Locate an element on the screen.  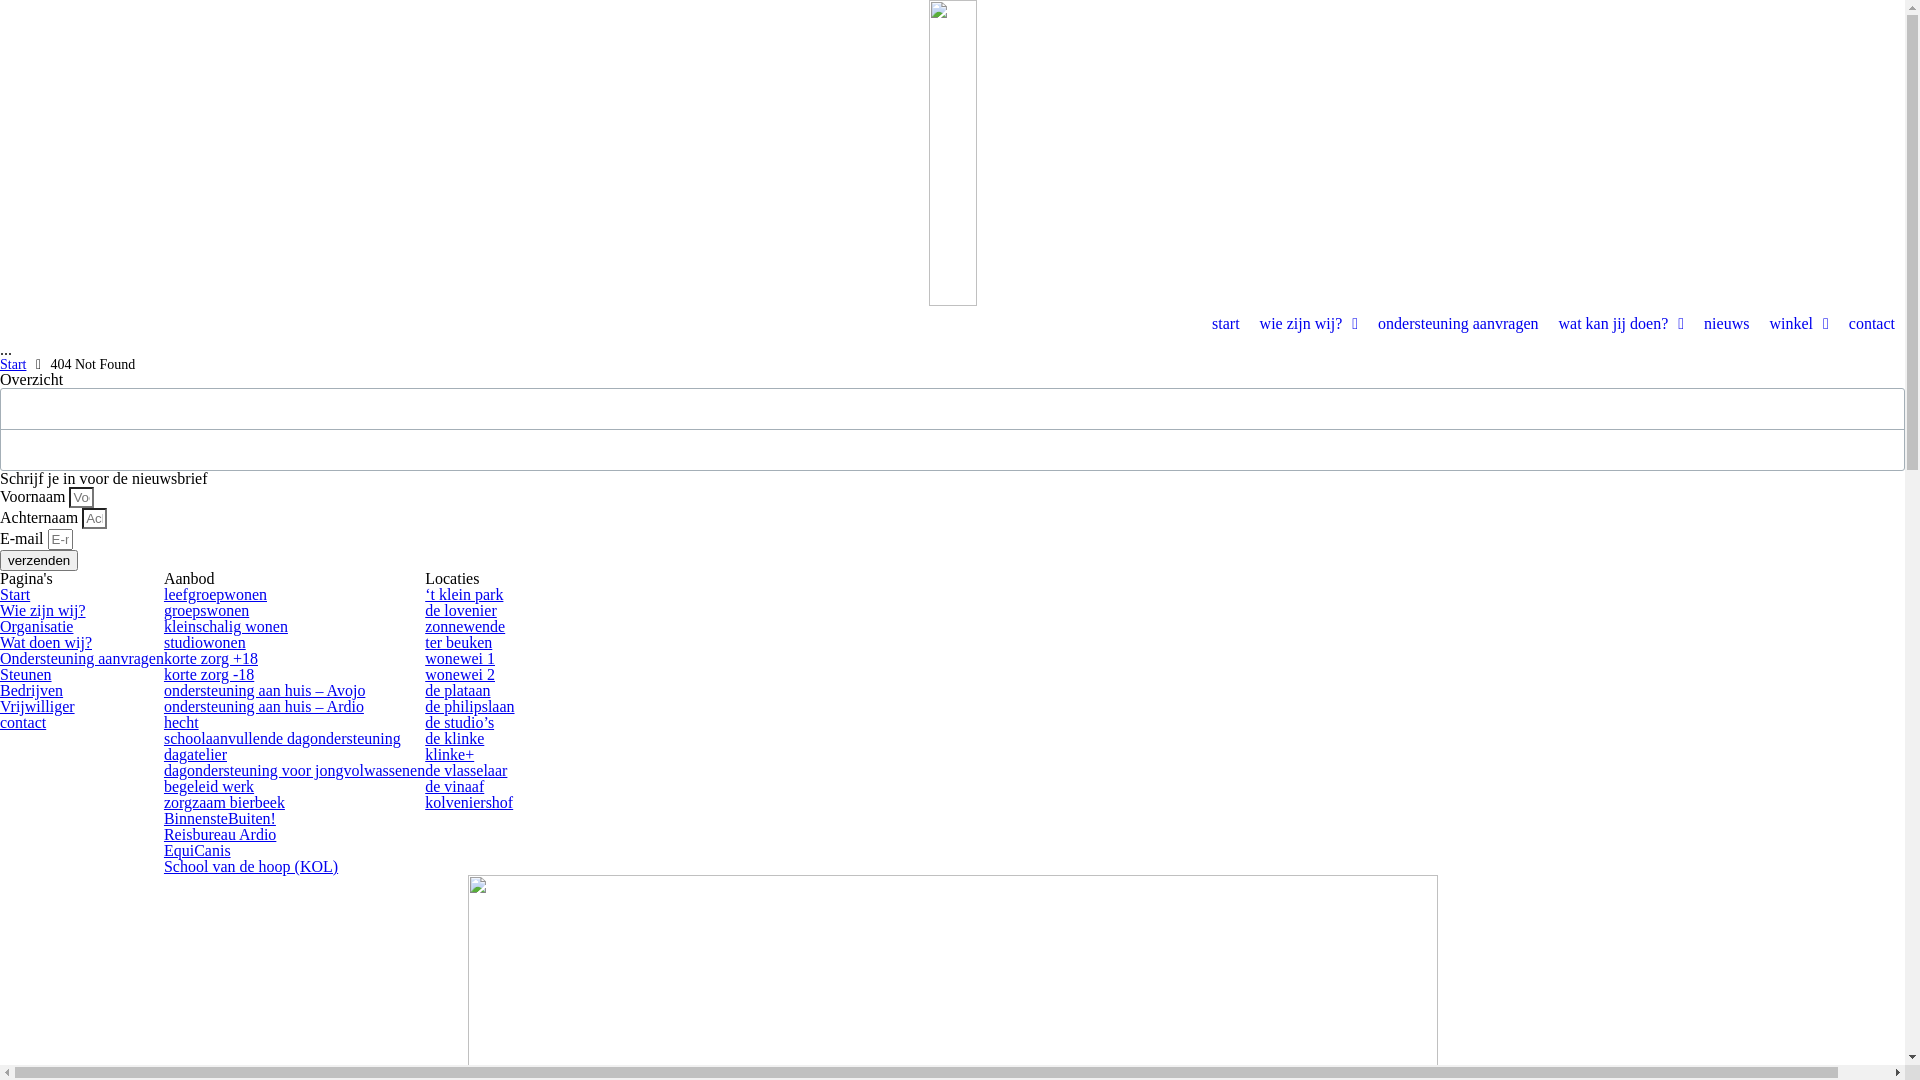
'kolveniershof' is located at coordinates (468, 801).